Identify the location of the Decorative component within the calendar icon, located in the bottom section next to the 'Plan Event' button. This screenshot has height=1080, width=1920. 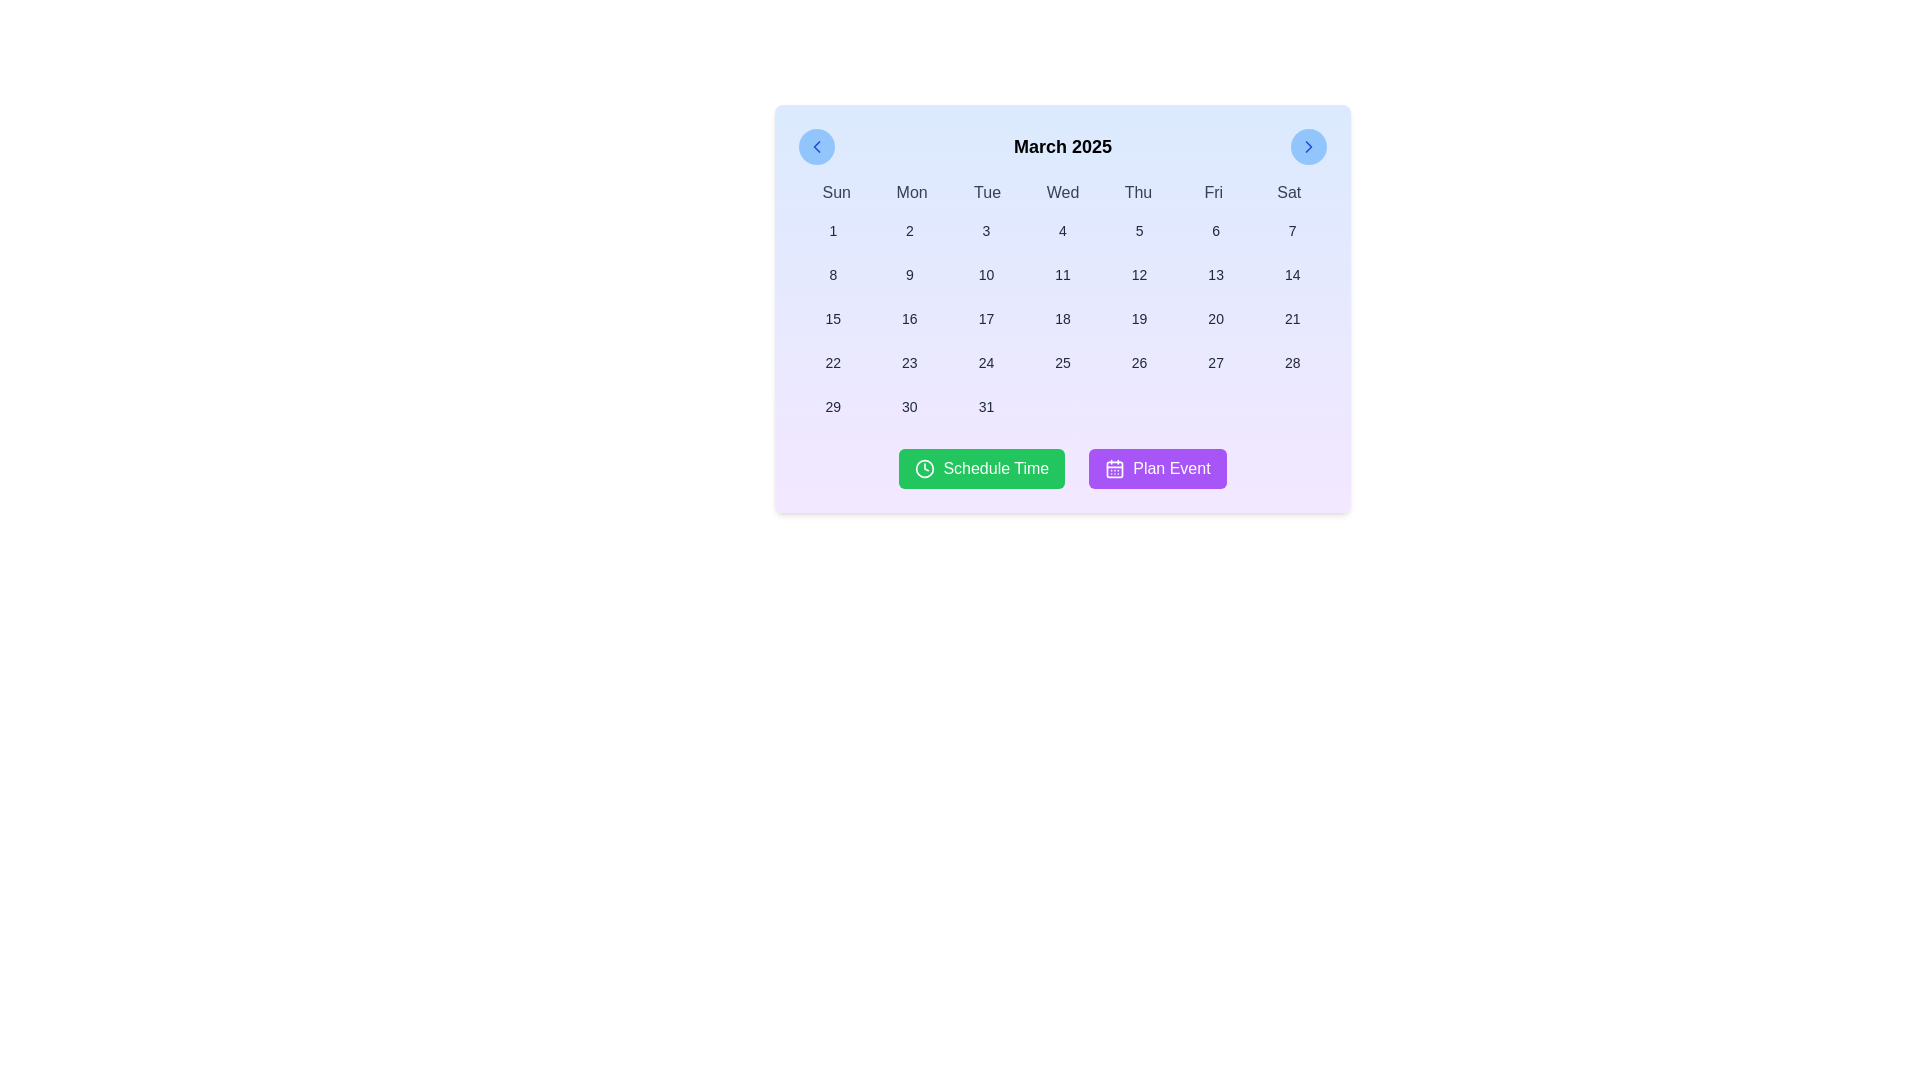
(1114, 469).